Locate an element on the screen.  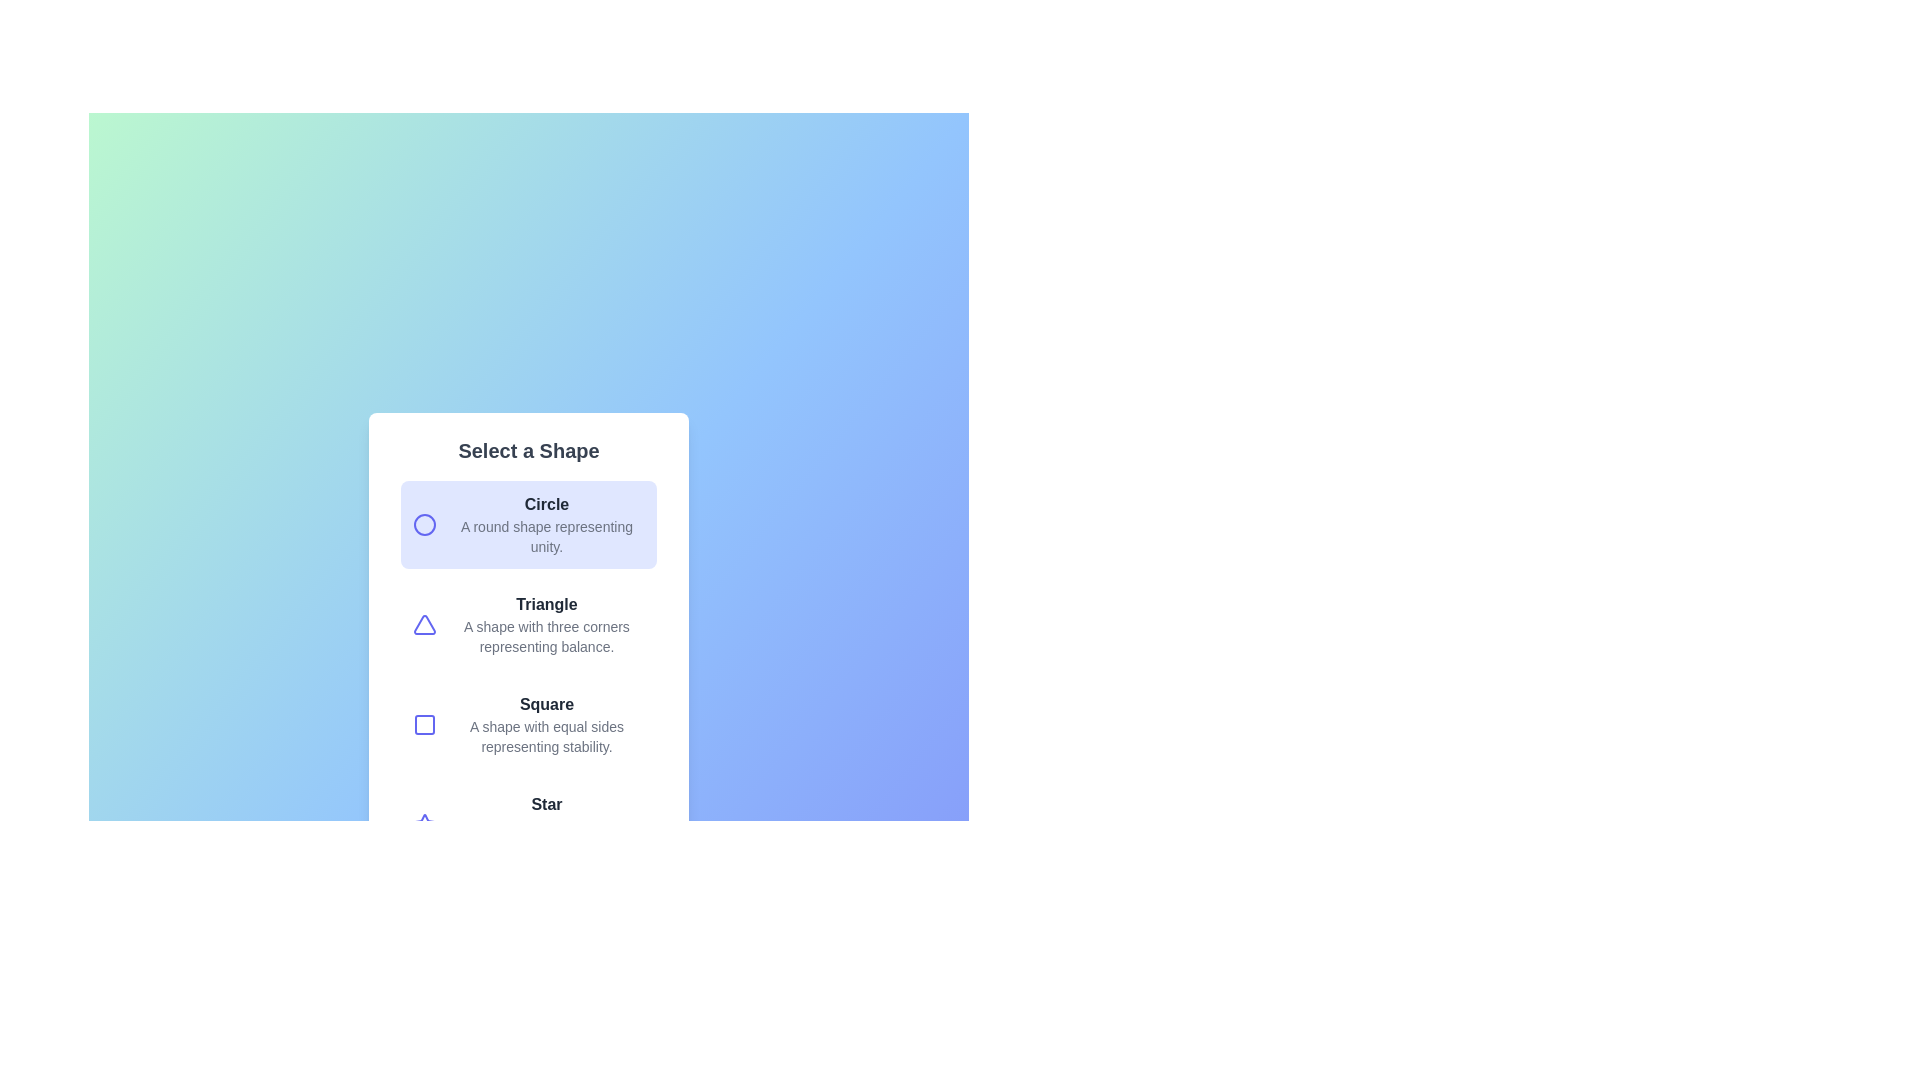
the shape Circle from the menu is located at coordinates (528, 523).